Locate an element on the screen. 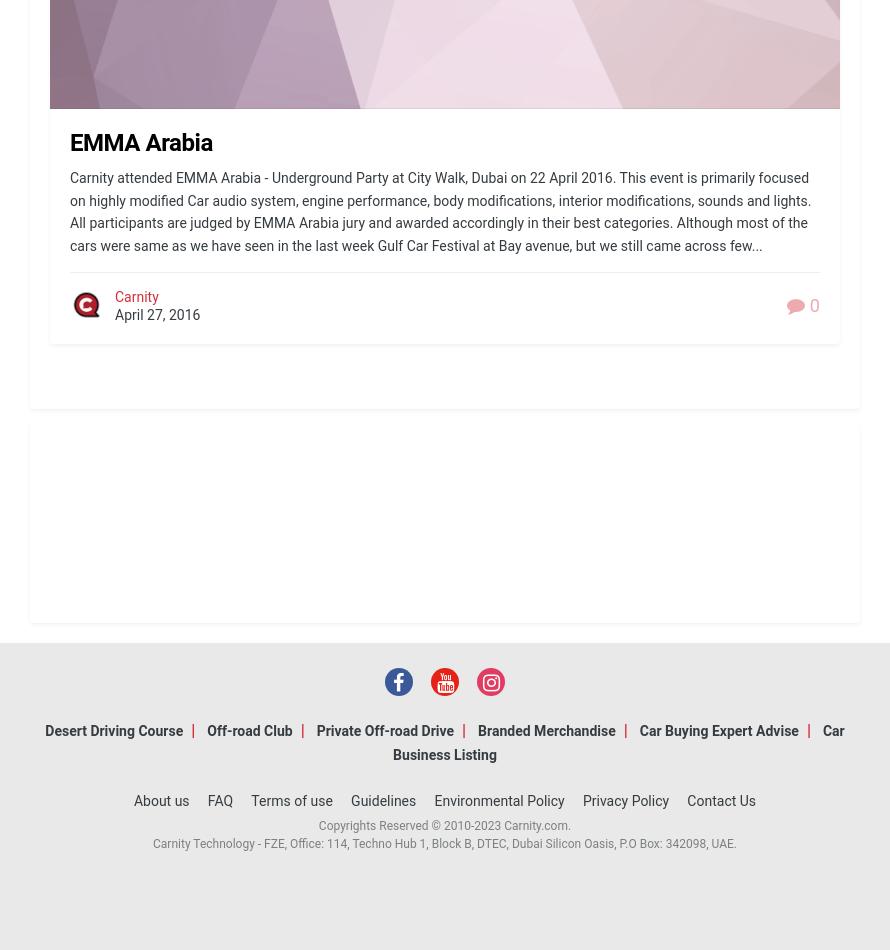  'Desert Driving Course' is located at coordinates (45, 730).